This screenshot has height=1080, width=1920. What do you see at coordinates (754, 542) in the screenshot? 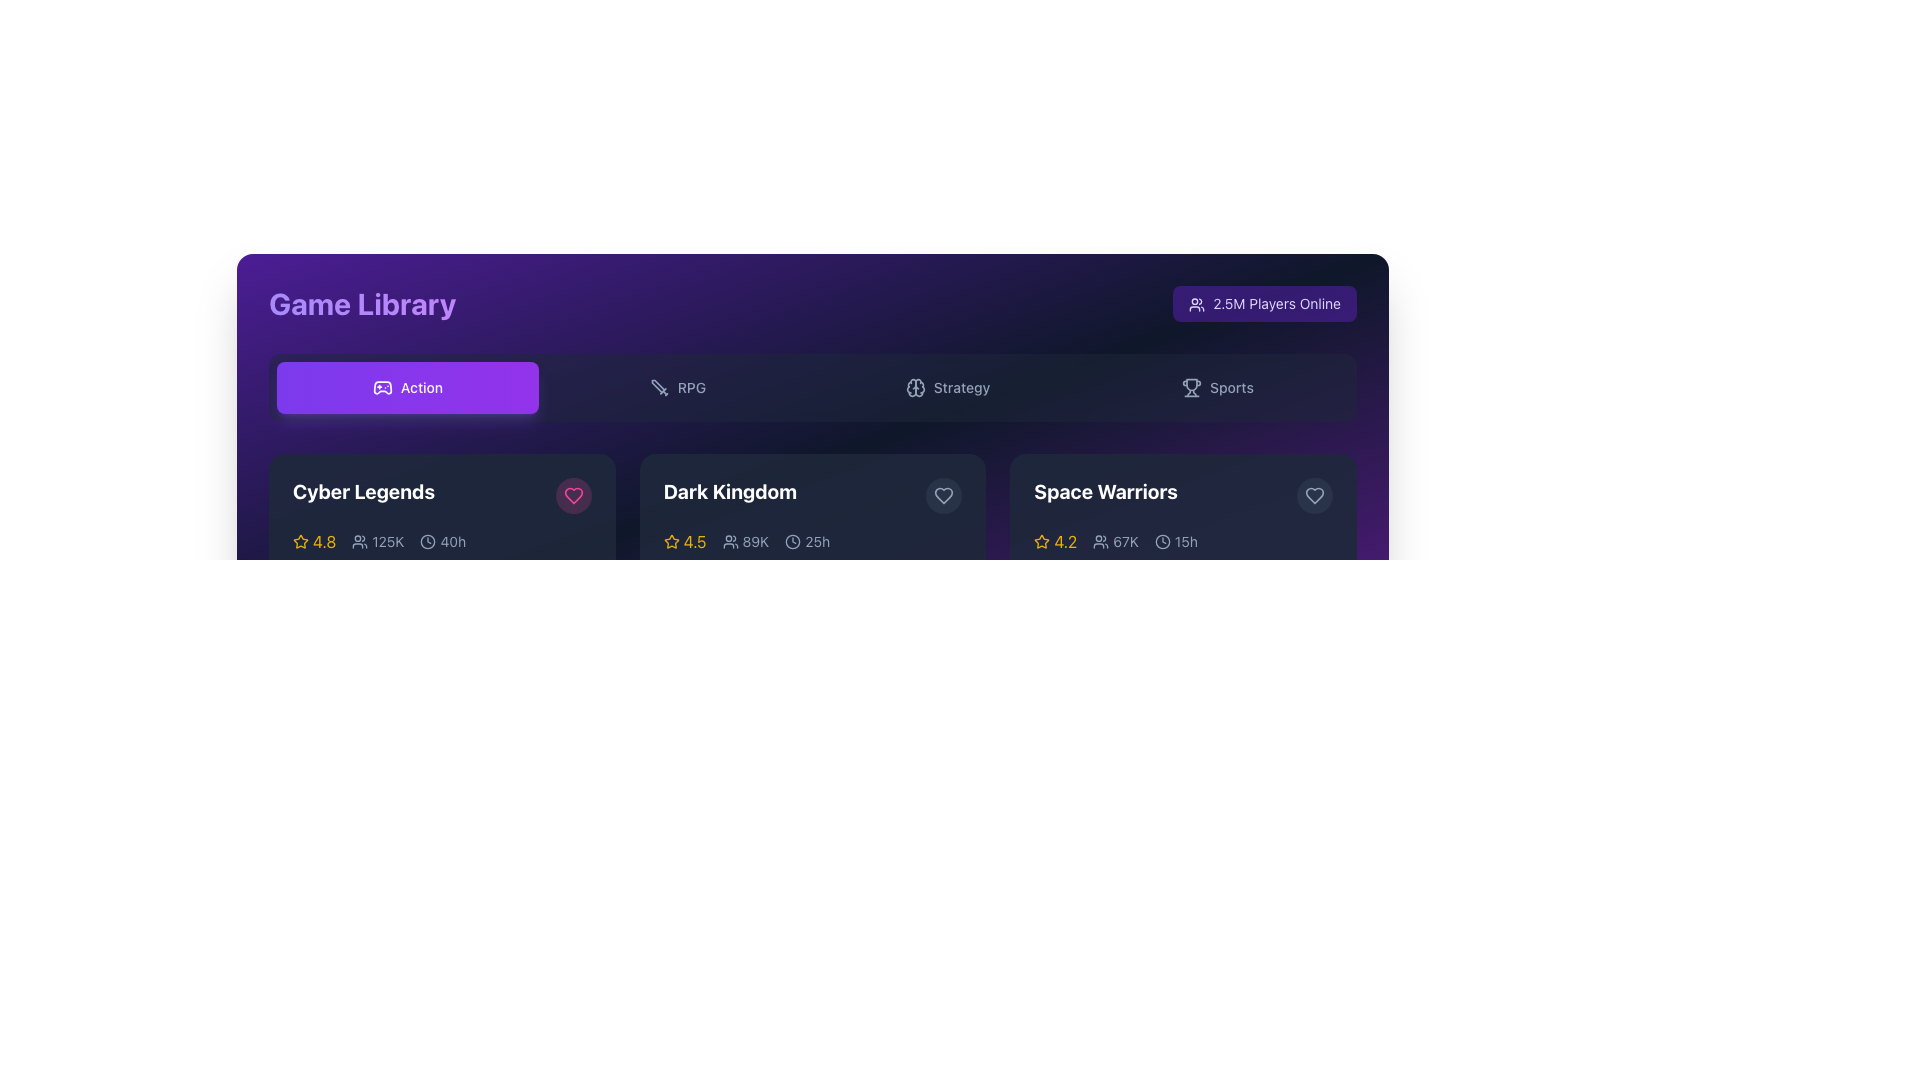
I see `the text label displaying the number of people associated with the game 'Dark Kingdom'` at bounding box center [754, 542].